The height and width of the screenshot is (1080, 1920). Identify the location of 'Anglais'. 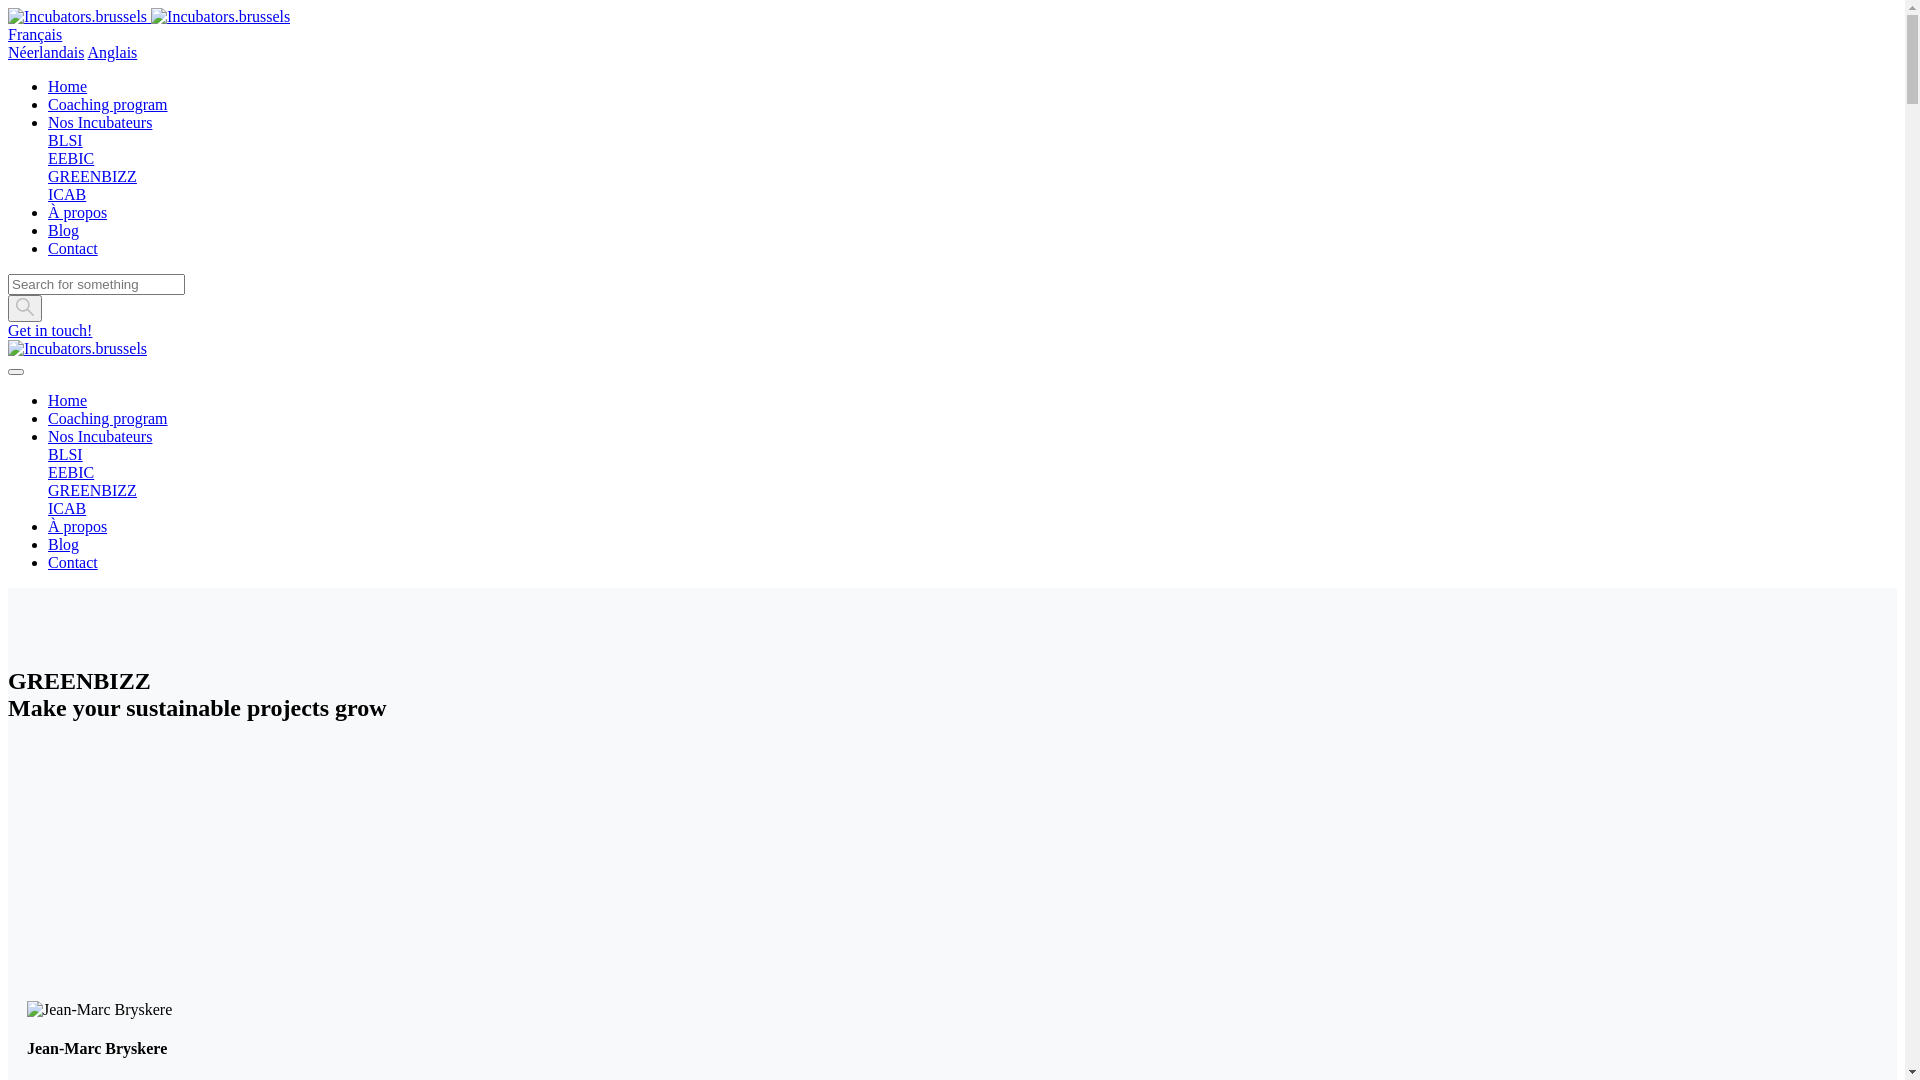
(86, 51).